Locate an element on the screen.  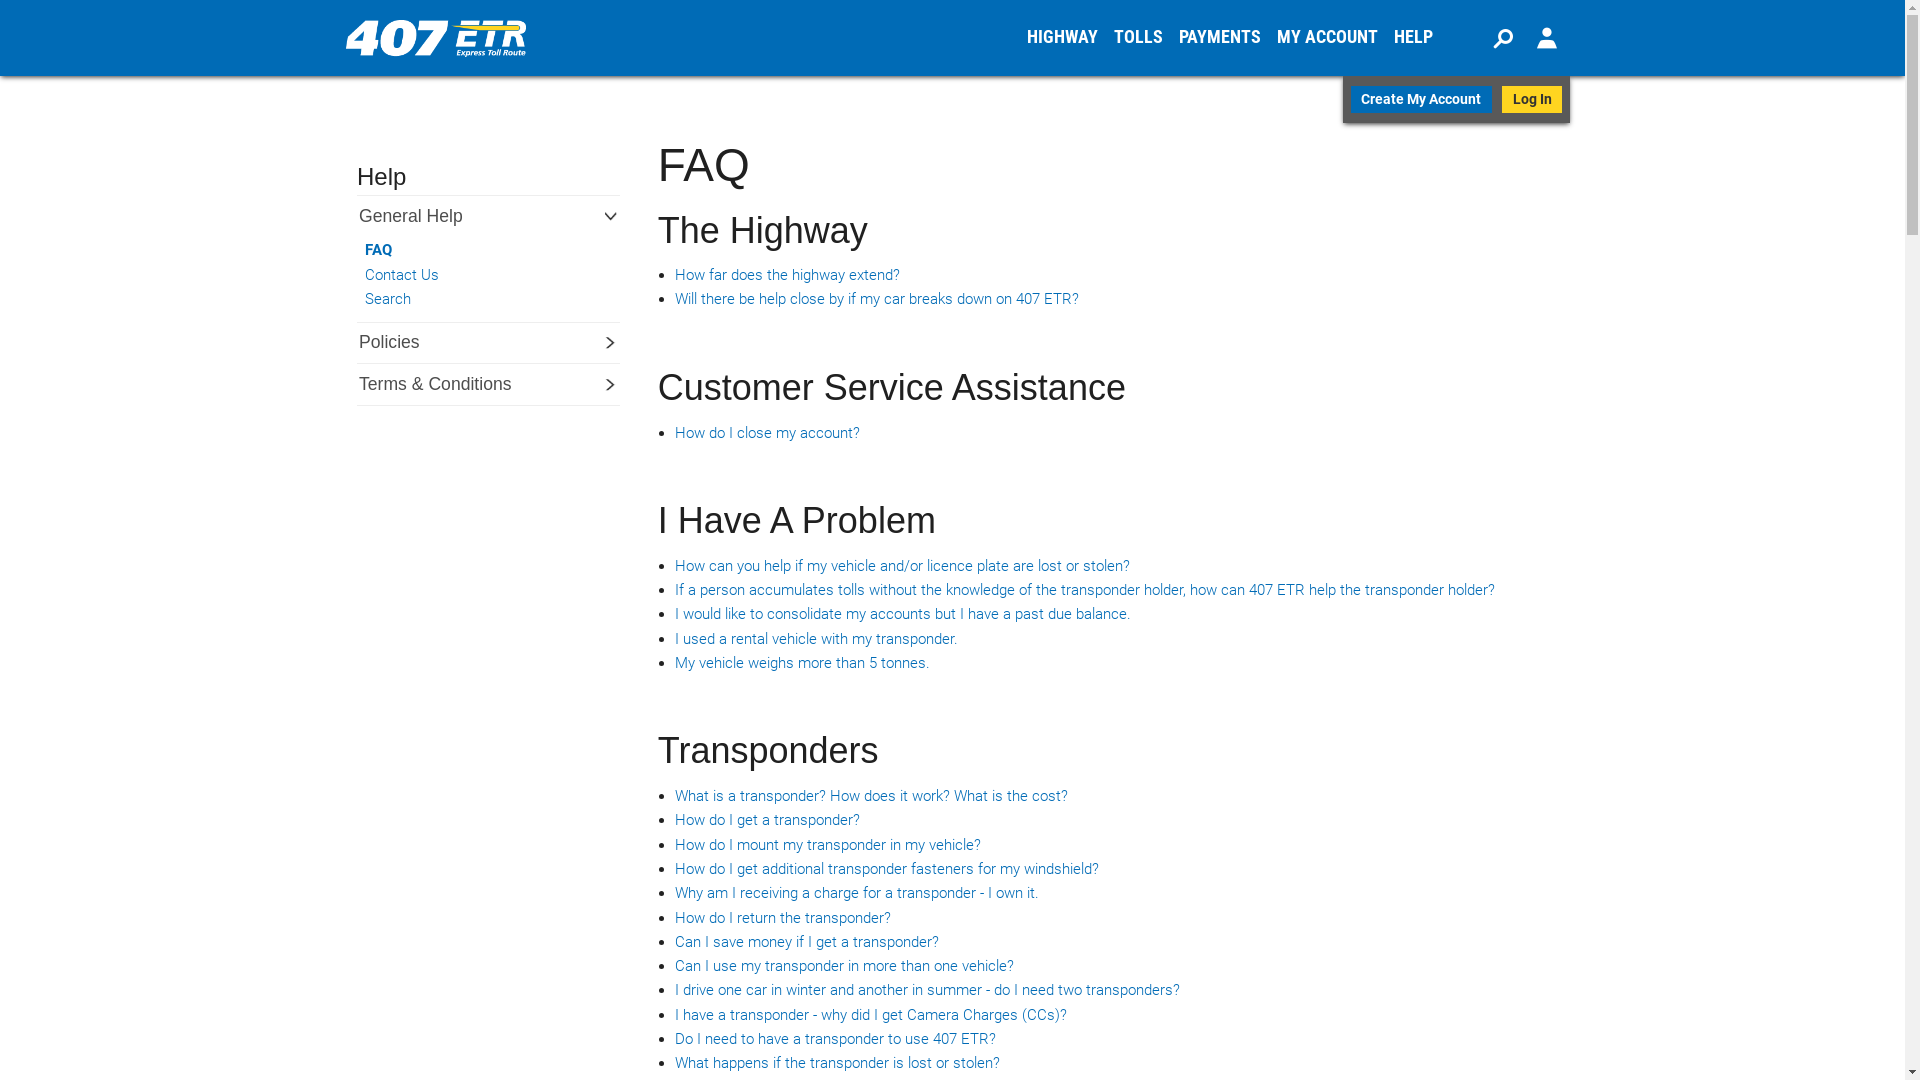
'Policies' is located at coordinates (356, 341).